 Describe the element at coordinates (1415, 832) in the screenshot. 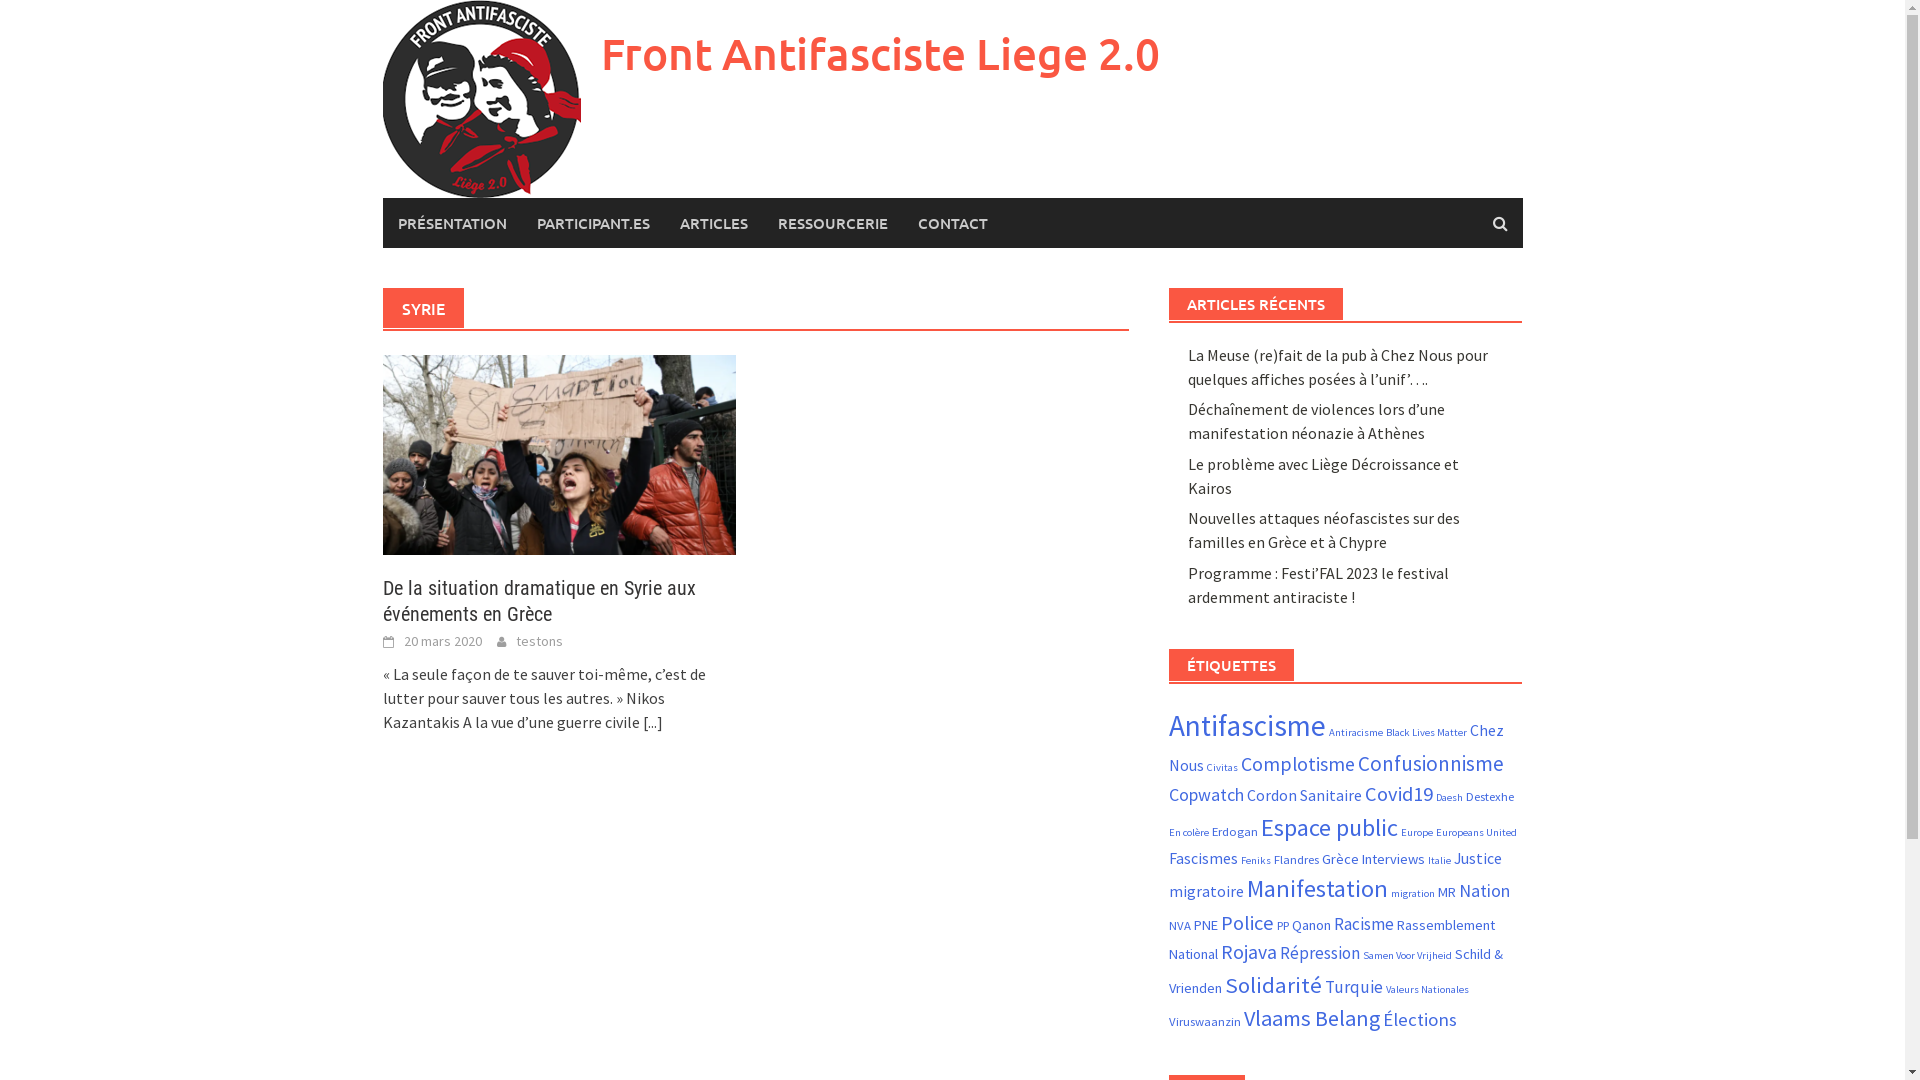

I see `'Europe'` at that location.